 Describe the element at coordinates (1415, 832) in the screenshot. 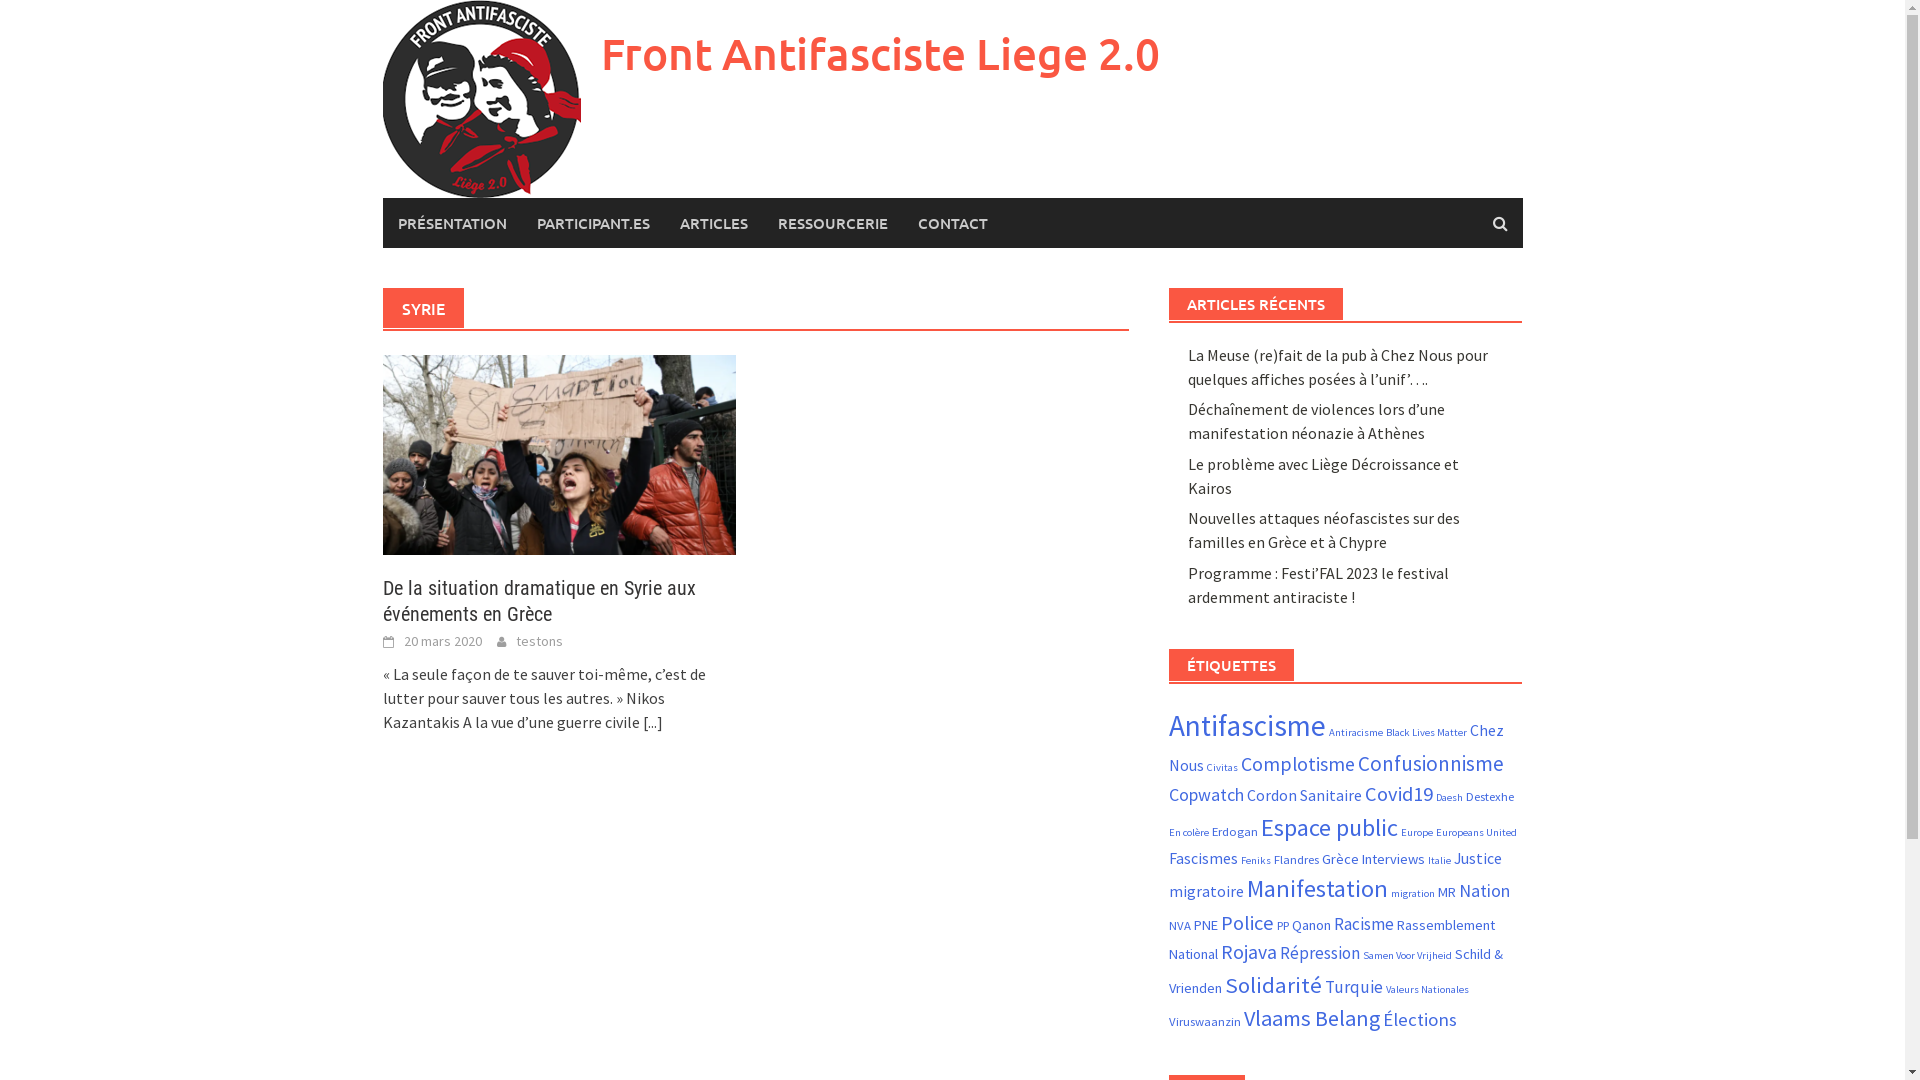

I see `'Europe'` at that location.